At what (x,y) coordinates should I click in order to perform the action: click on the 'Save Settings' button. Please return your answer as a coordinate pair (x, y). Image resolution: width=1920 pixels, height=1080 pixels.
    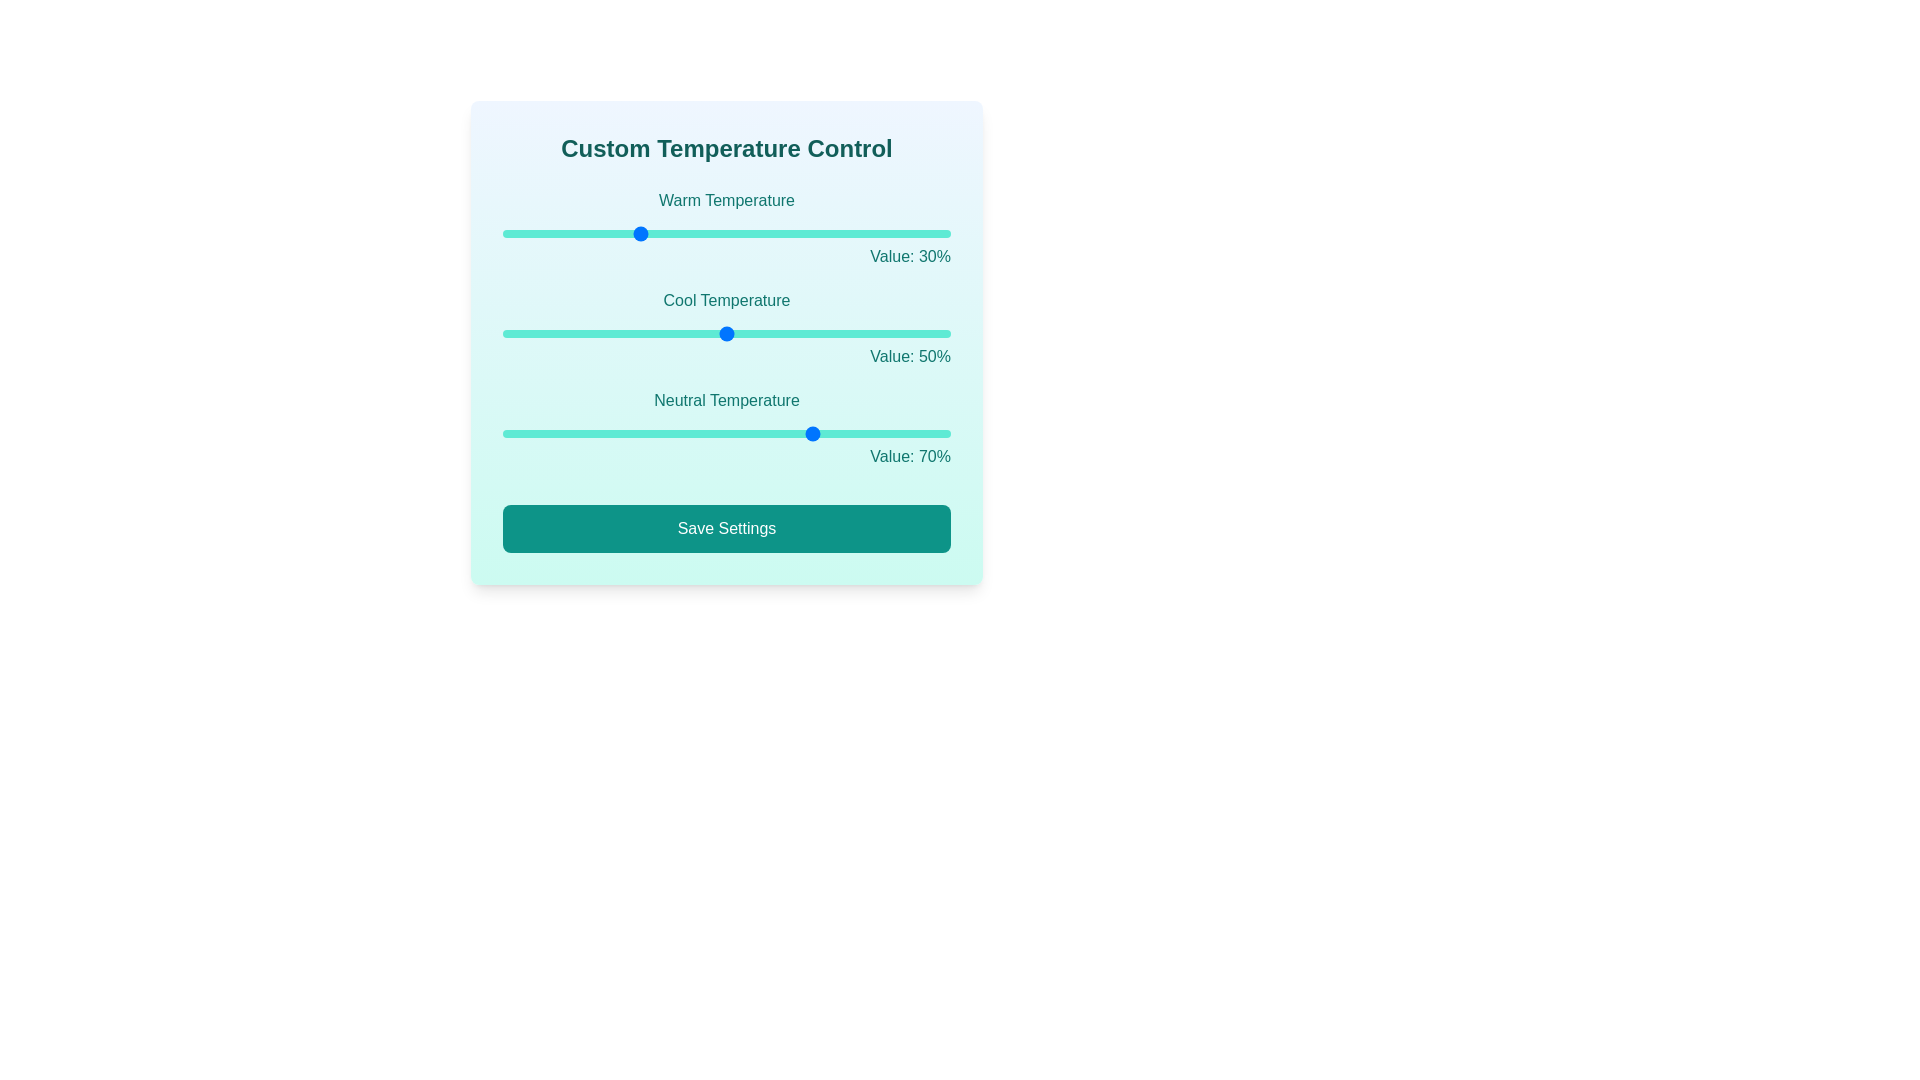
    Looking at the image, I should click on (725, 527).